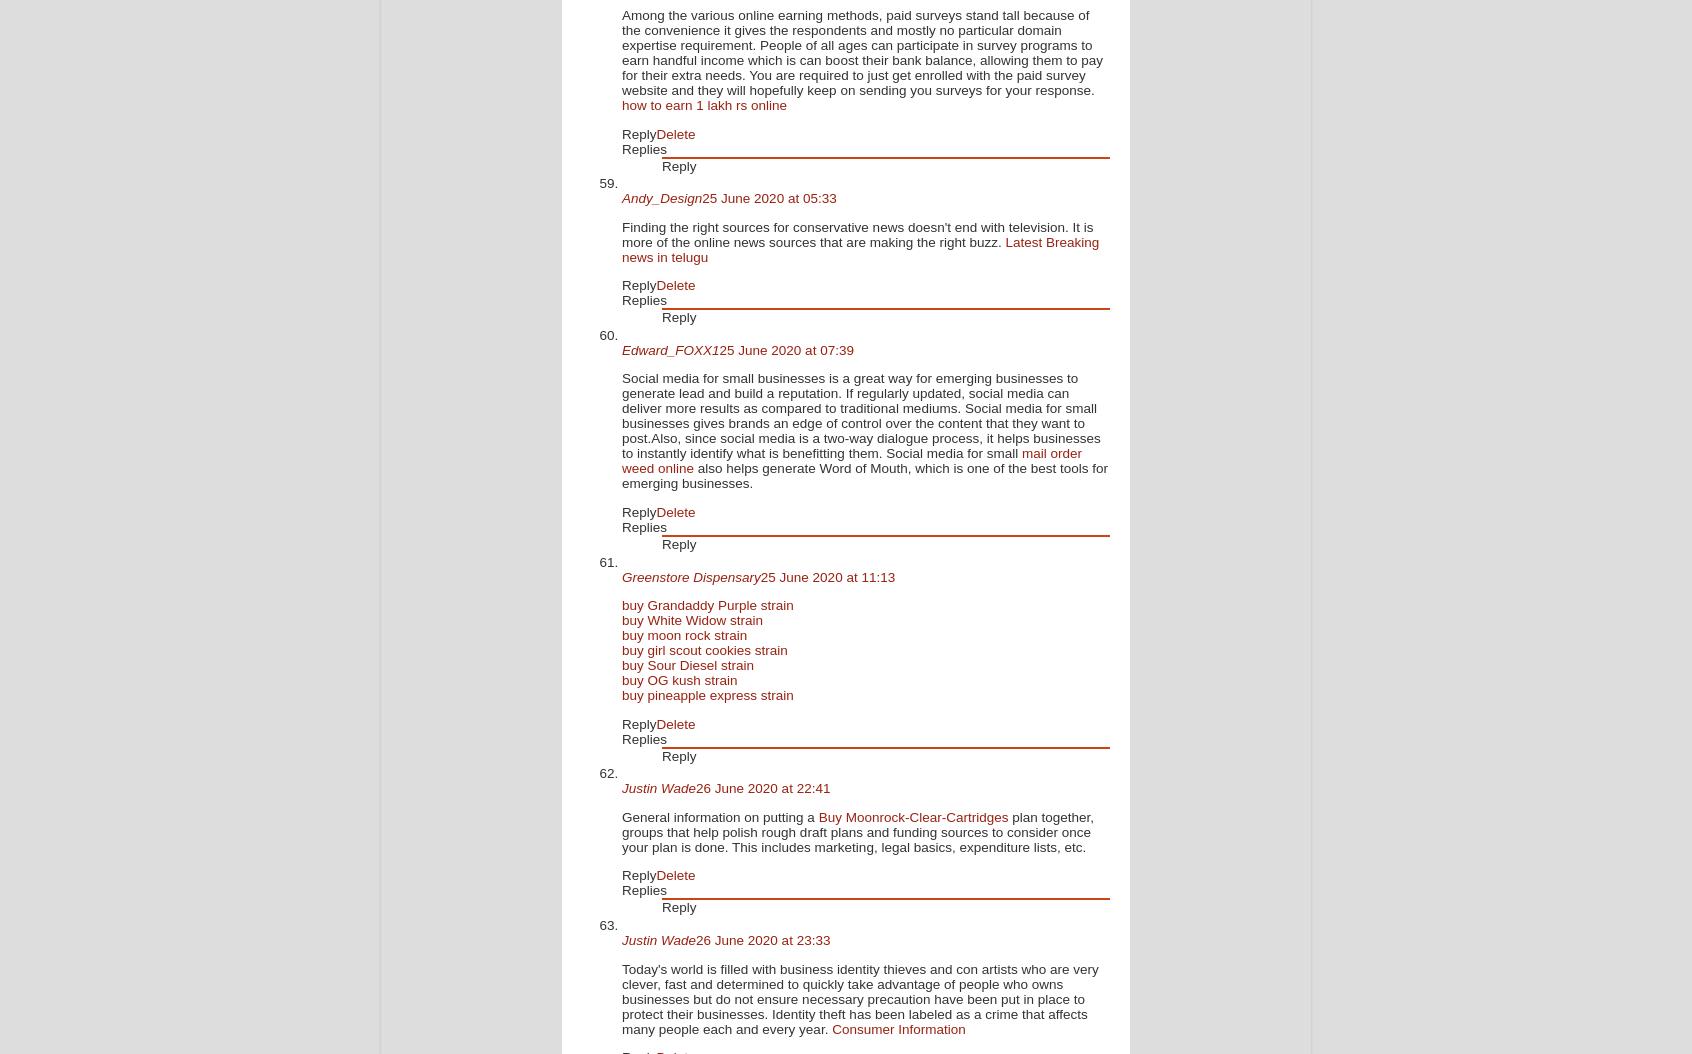  I want to click on 'Among the various online earning methods, paid surveys stand tall because of the convenience it gives the respondents and mostly no particular domain expertise requirement. People of all ages can participate in survey programs to earn handful income which is can boost their bank balance, allowing them to pay for their extra needs. You are required to just get enrolled with the paid survey website and they will hopefully keep on sending you surveys for your response.', so click(861, 53).